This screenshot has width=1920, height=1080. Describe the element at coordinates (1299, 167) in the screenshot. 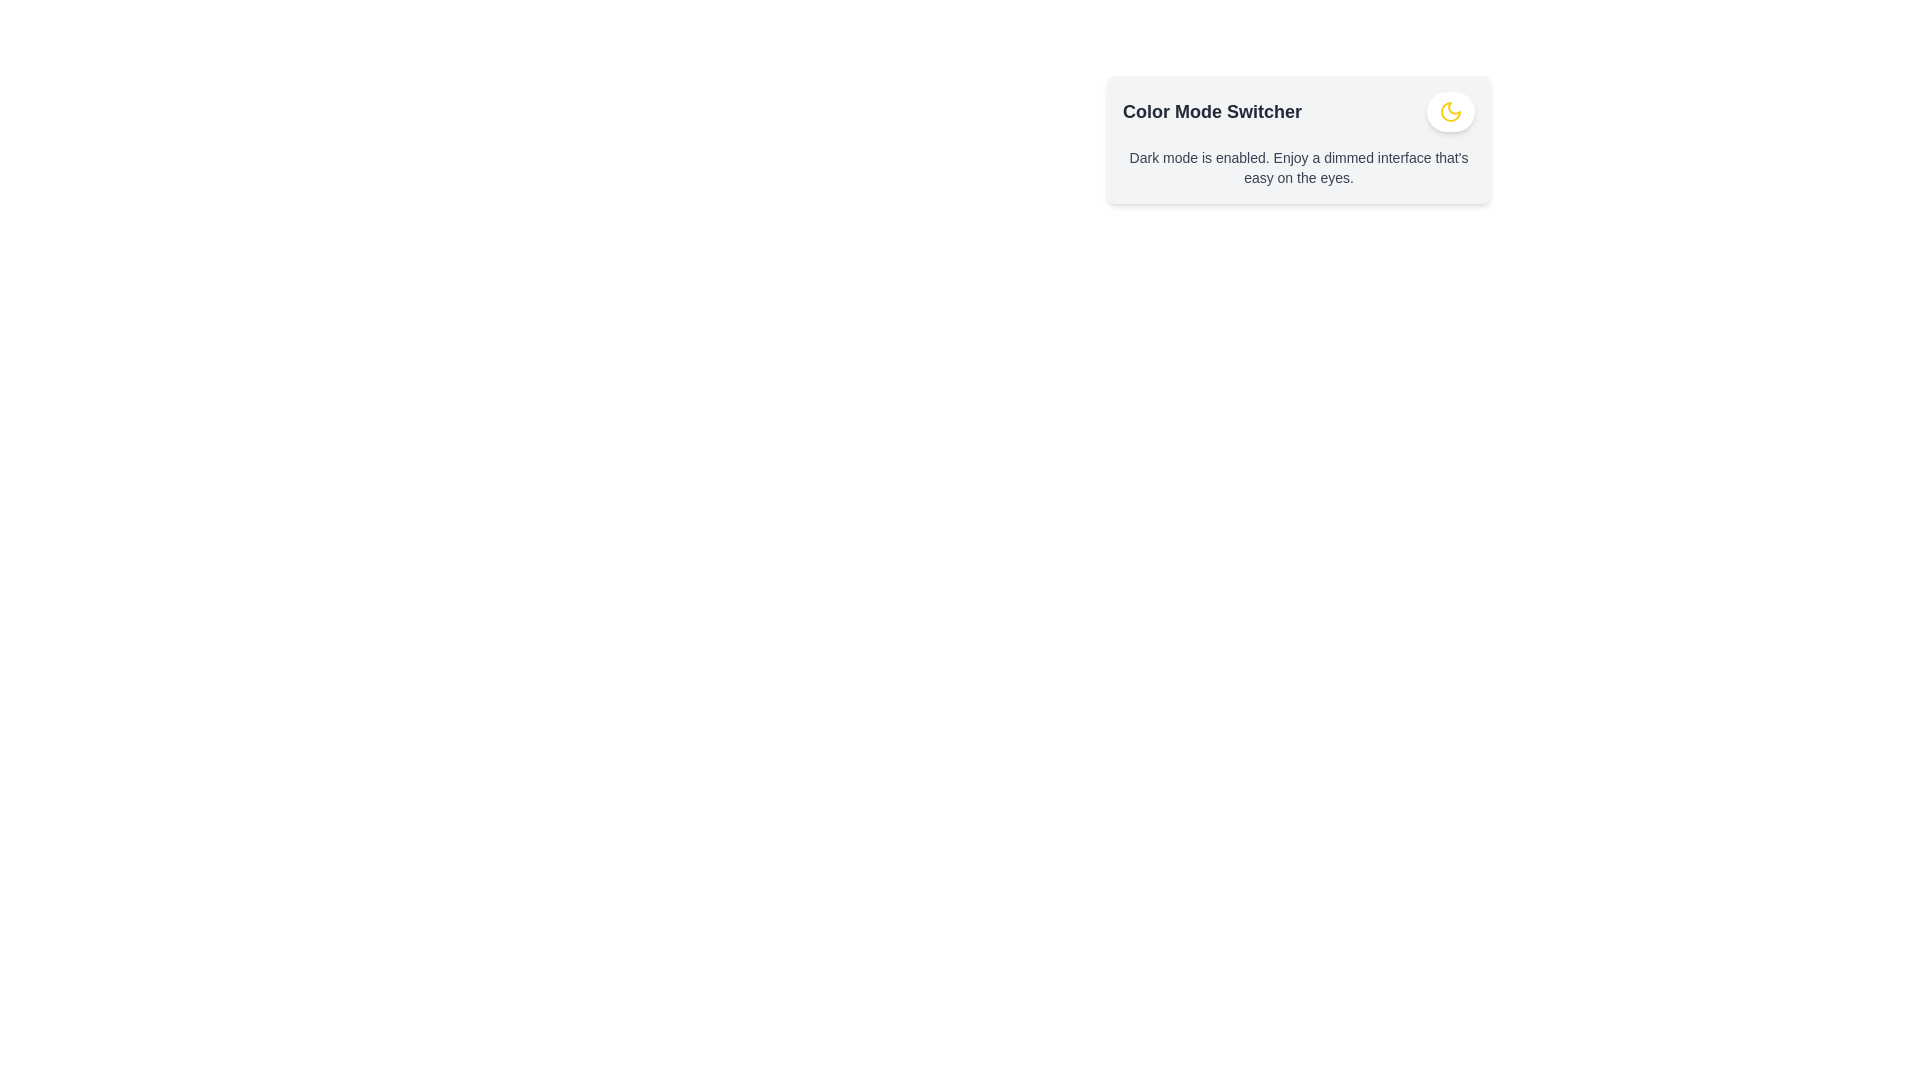

I see `the text element that states 'Dark mode is enabled. Enjoy a dimmed interface that's easy on the eyes.', which is located beneath the header 'Color Mode Switcher'` at that location.